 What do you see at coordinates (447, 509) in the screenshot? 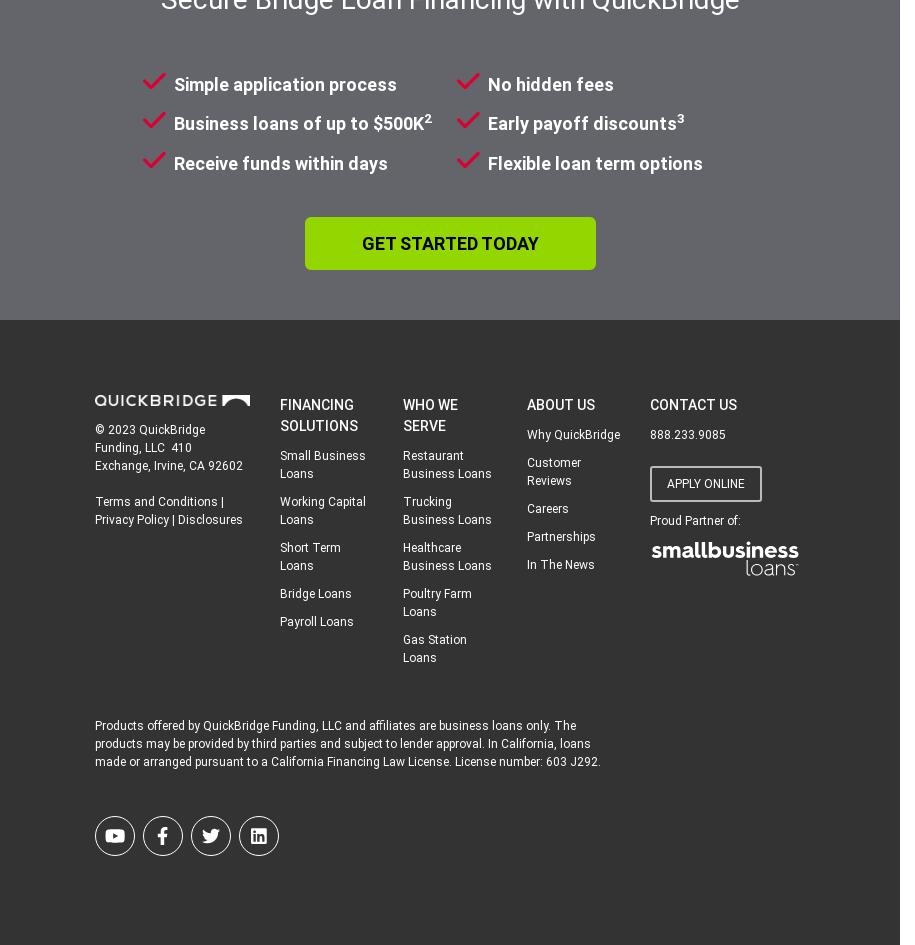
I see `'Trucking Business Loans'` at bounding box center [447, 509].